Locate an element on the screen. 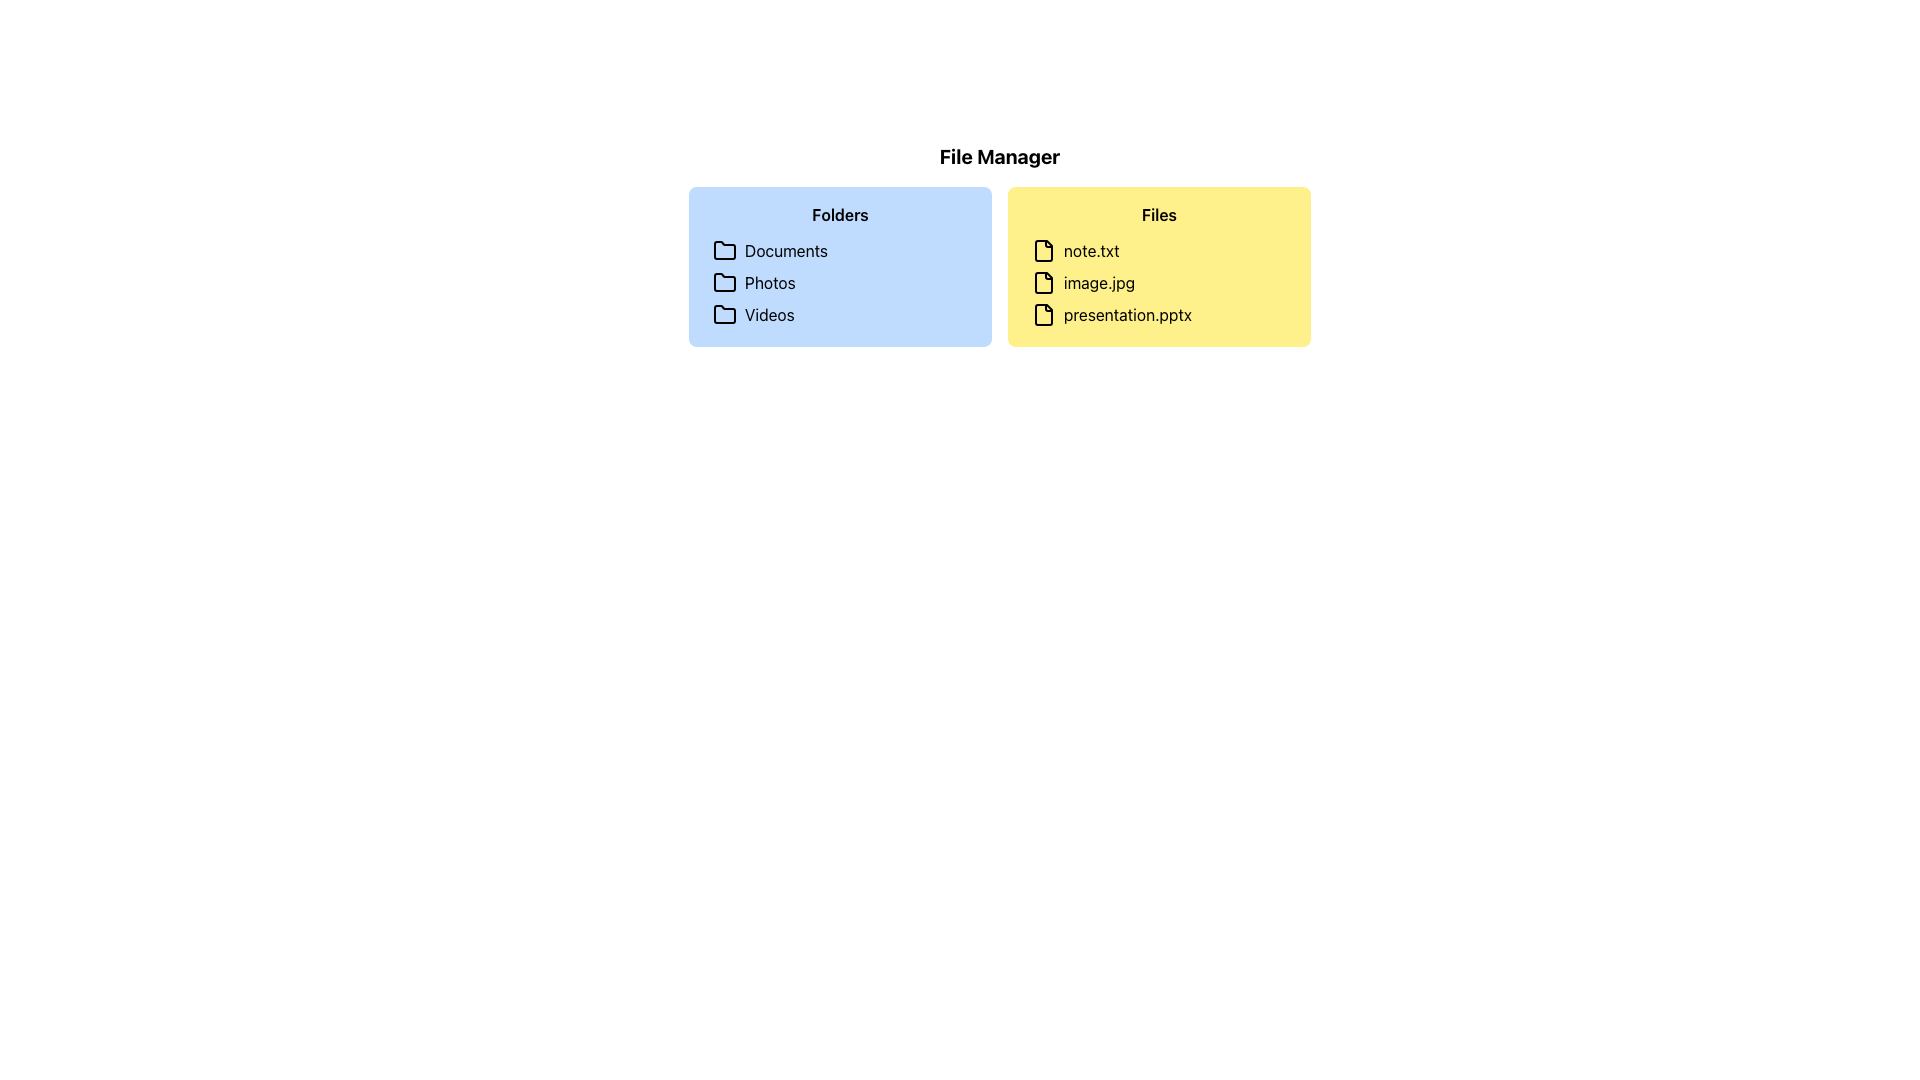 The height and width of the screenshot is (1080, 1920). the file entry labeled 'image.jpg' is located at coordinates (1159, 282).